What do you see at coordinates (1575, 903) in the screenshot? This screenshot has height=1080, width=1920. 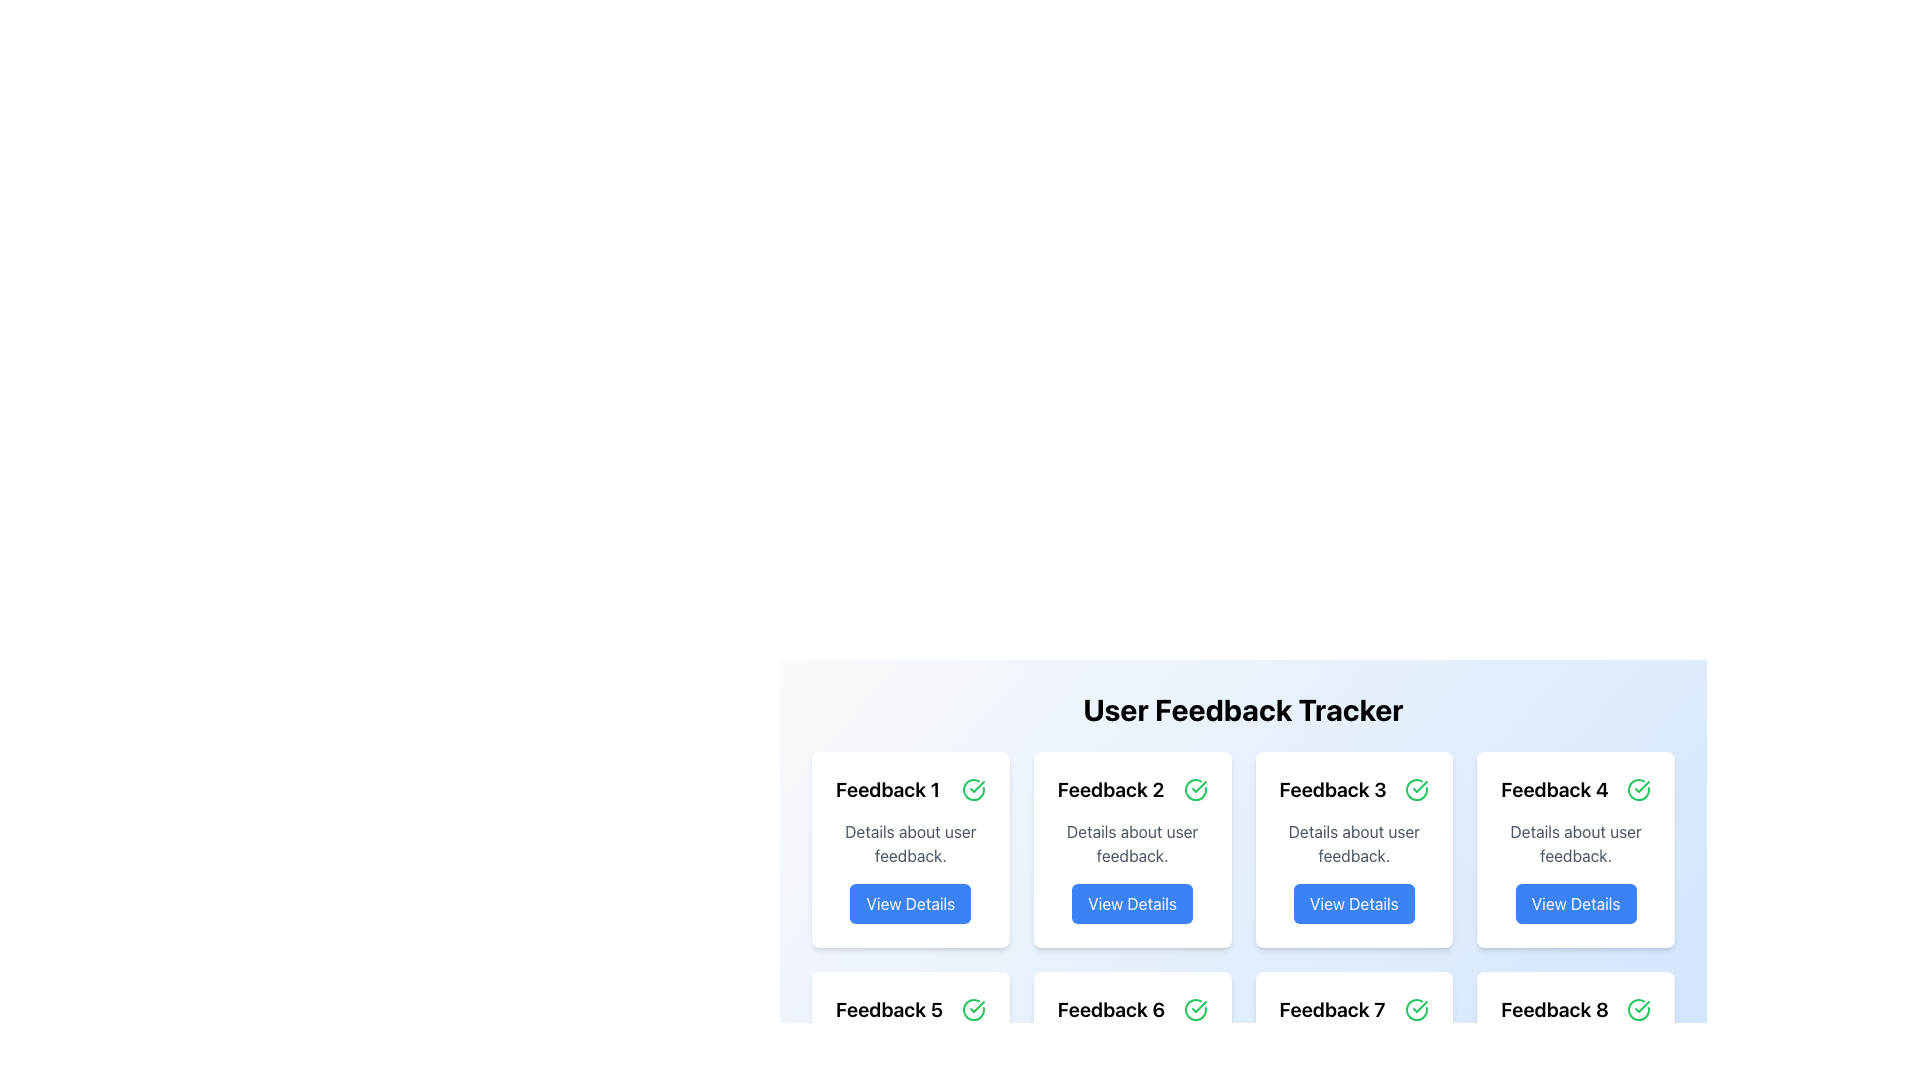 I see `the button at the bottom center of the 'Feedback 4' card` at bounding box center [1575, 903].